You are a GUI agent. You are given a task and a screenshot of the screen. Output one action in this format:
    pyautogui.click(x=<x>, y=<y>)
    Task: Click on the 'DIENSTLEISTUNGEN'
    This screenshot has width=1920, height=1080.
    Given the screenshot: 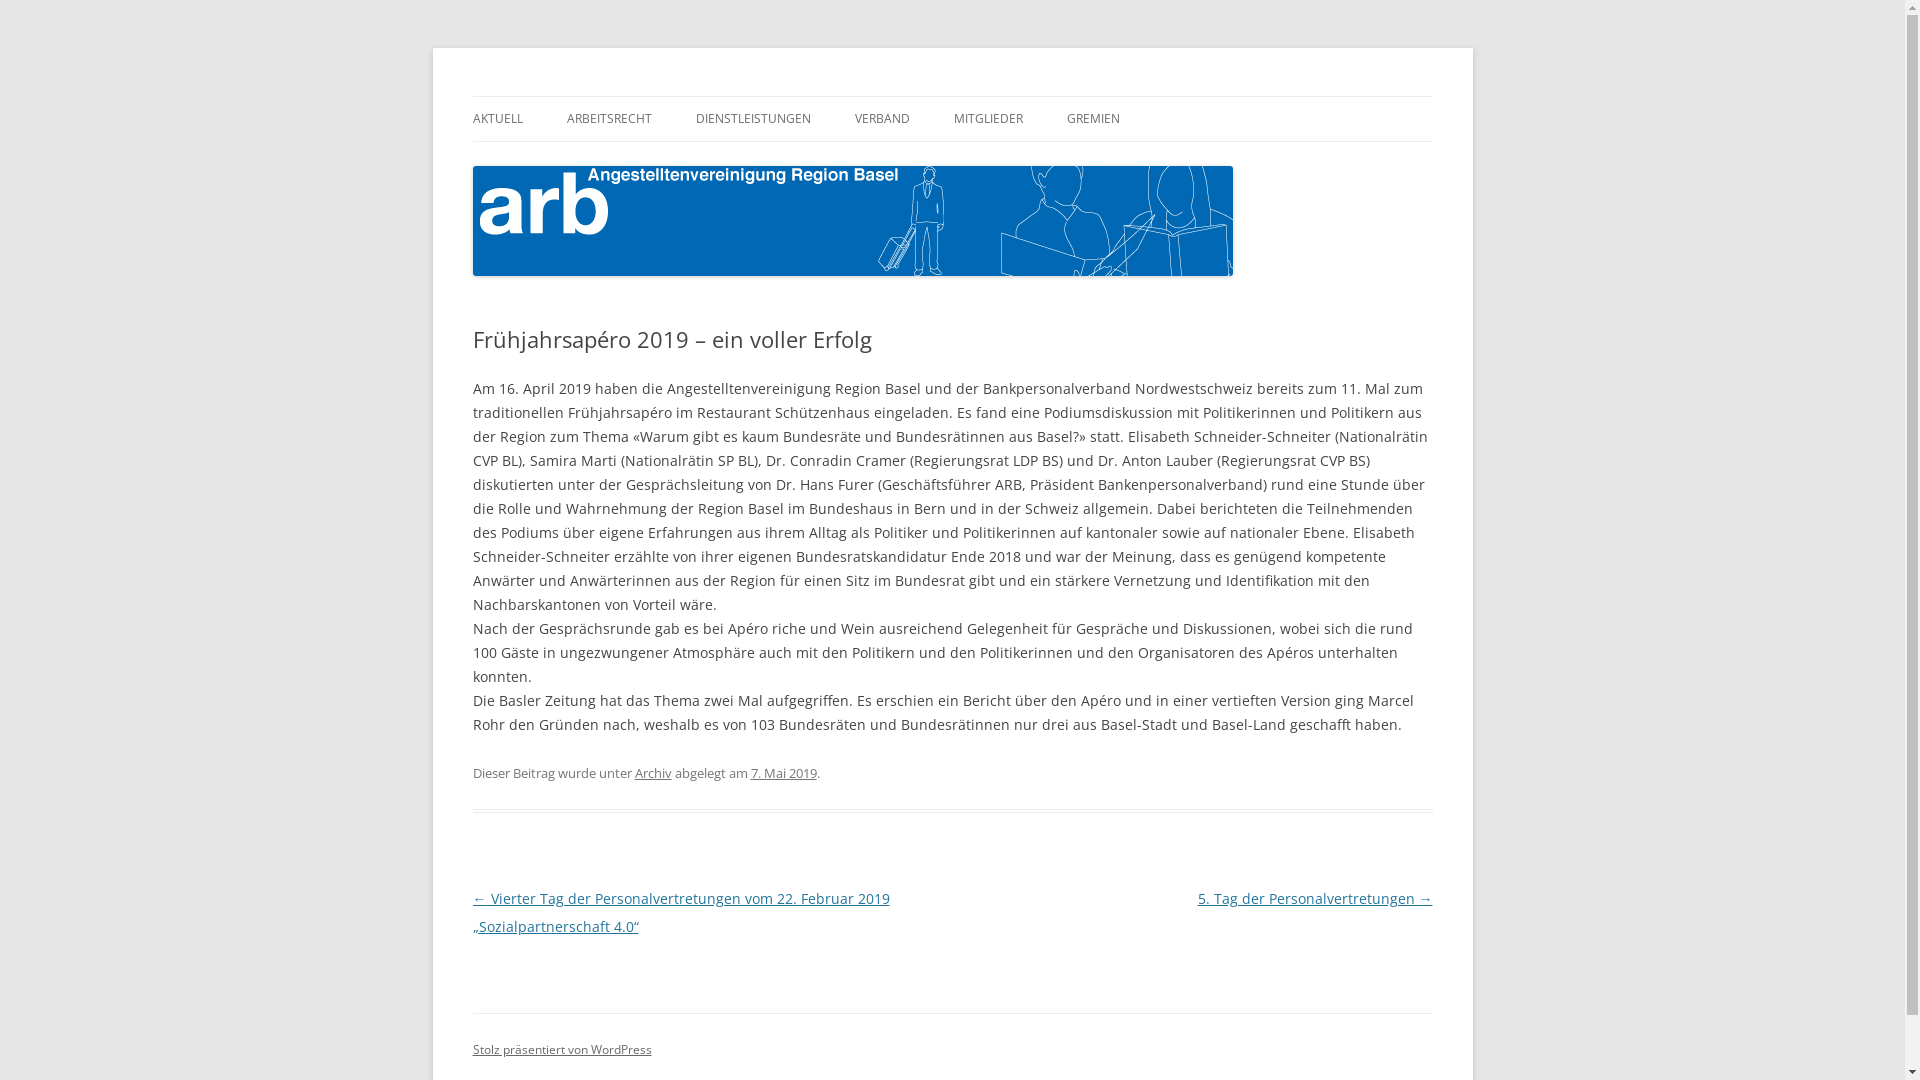 What is the action you would take?
    pyautogui.click(x=752, y=119)
    